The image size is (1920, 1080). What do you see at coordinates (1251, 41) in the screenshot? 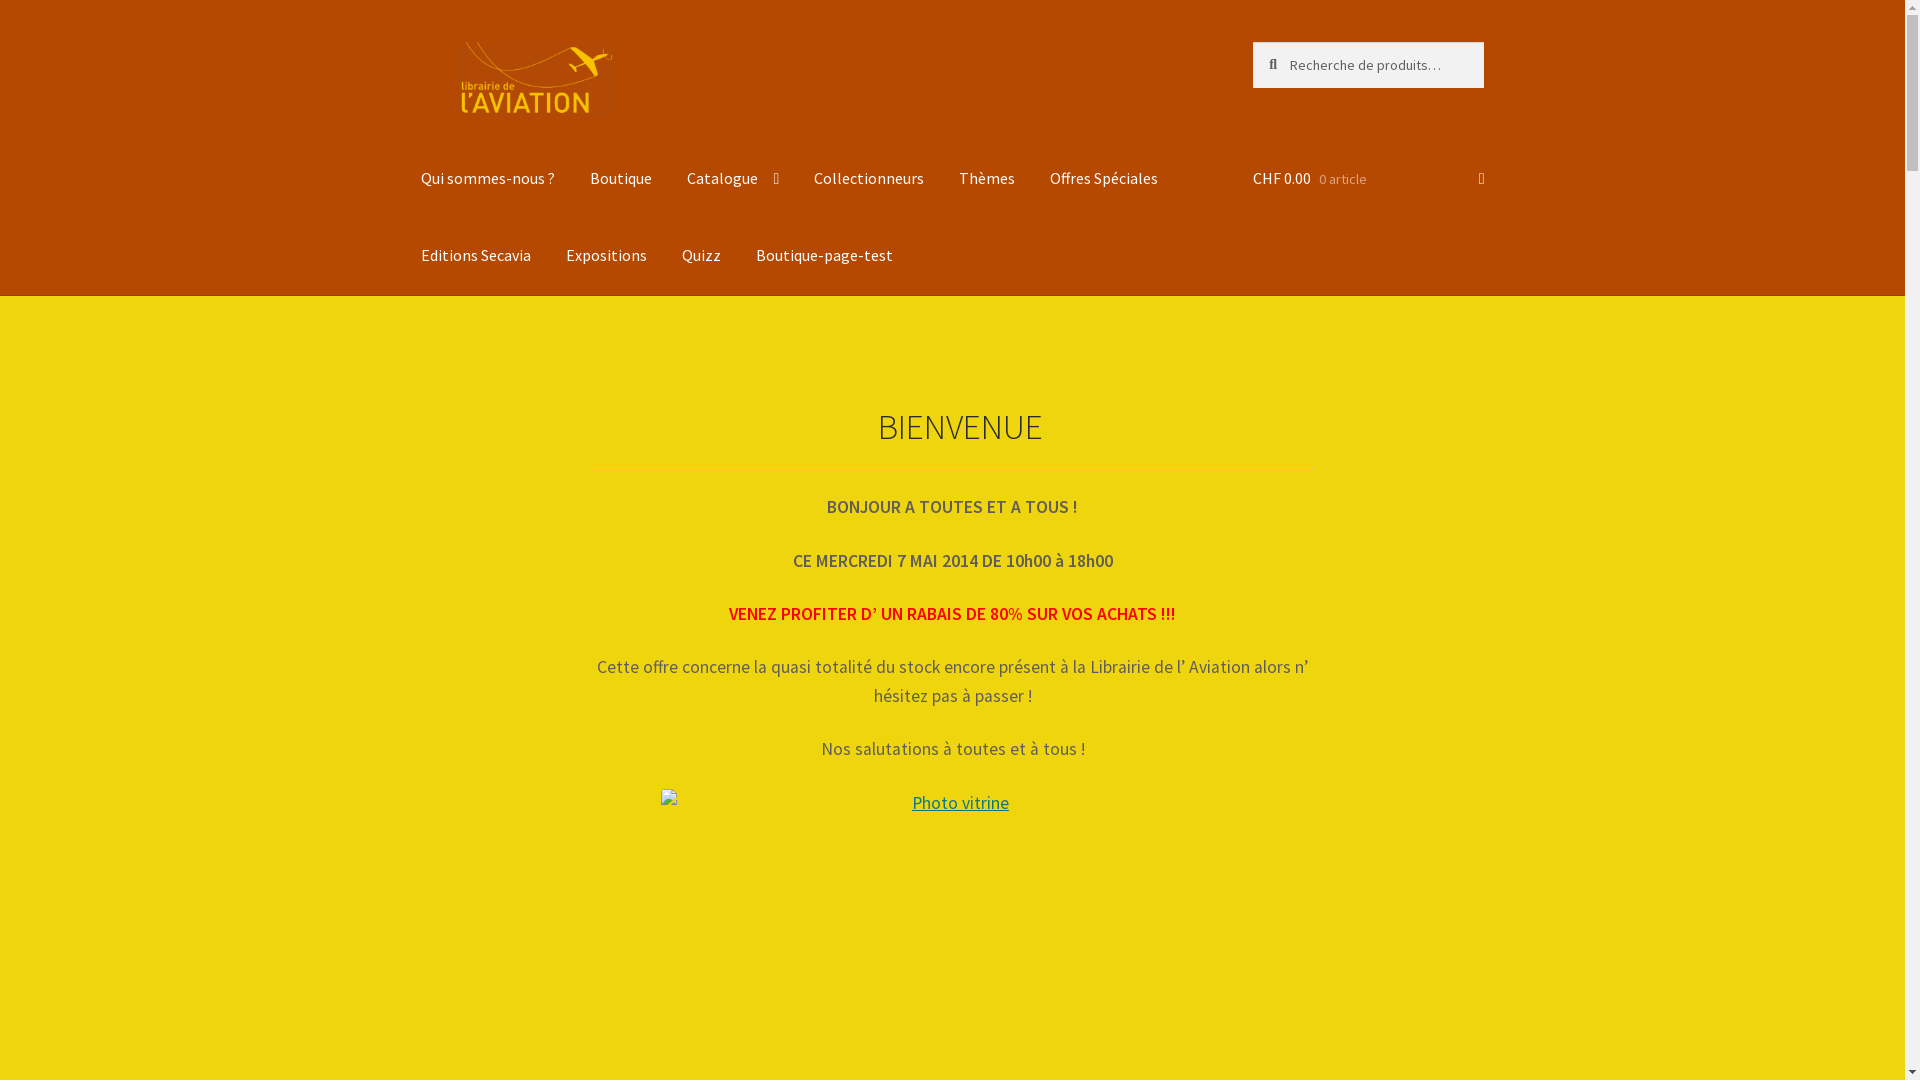
I see `'Recherche'` at bounding box center [1251, 41].